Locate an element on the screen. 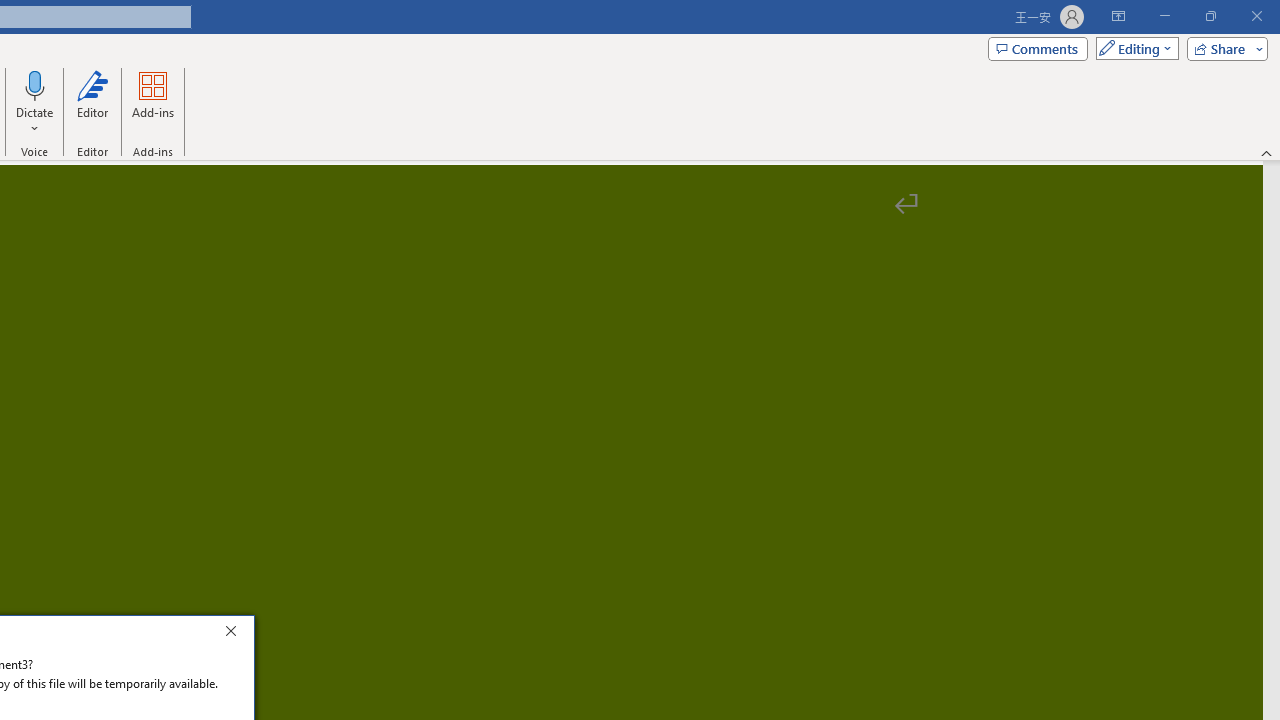 This screenshot has height=720, width=1280. 'Mode' is located at coordinates (1133, 47).